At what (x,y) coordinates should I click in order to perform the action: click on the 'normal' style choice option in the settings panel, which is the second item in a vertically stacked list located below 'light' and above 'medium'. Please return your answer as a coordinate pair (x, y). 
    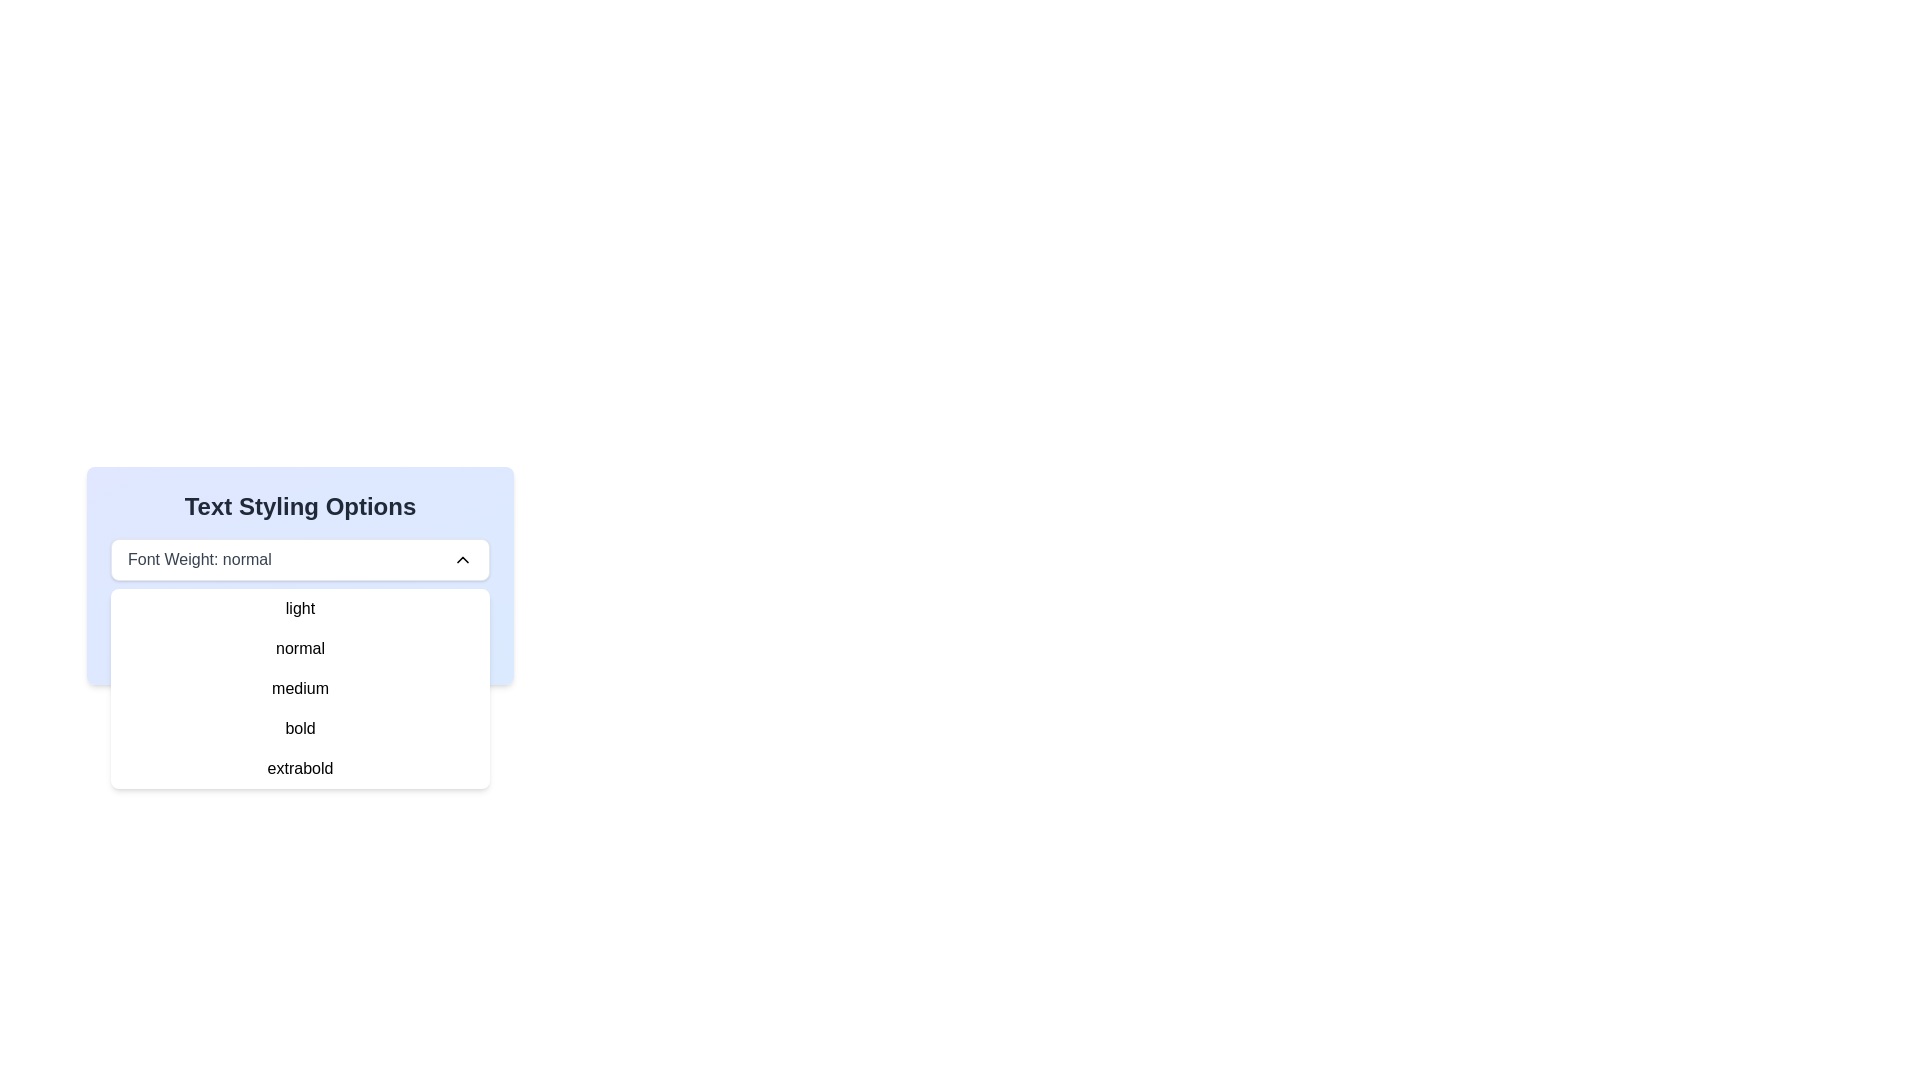
    Looking at the image, I should click on (299, 648).